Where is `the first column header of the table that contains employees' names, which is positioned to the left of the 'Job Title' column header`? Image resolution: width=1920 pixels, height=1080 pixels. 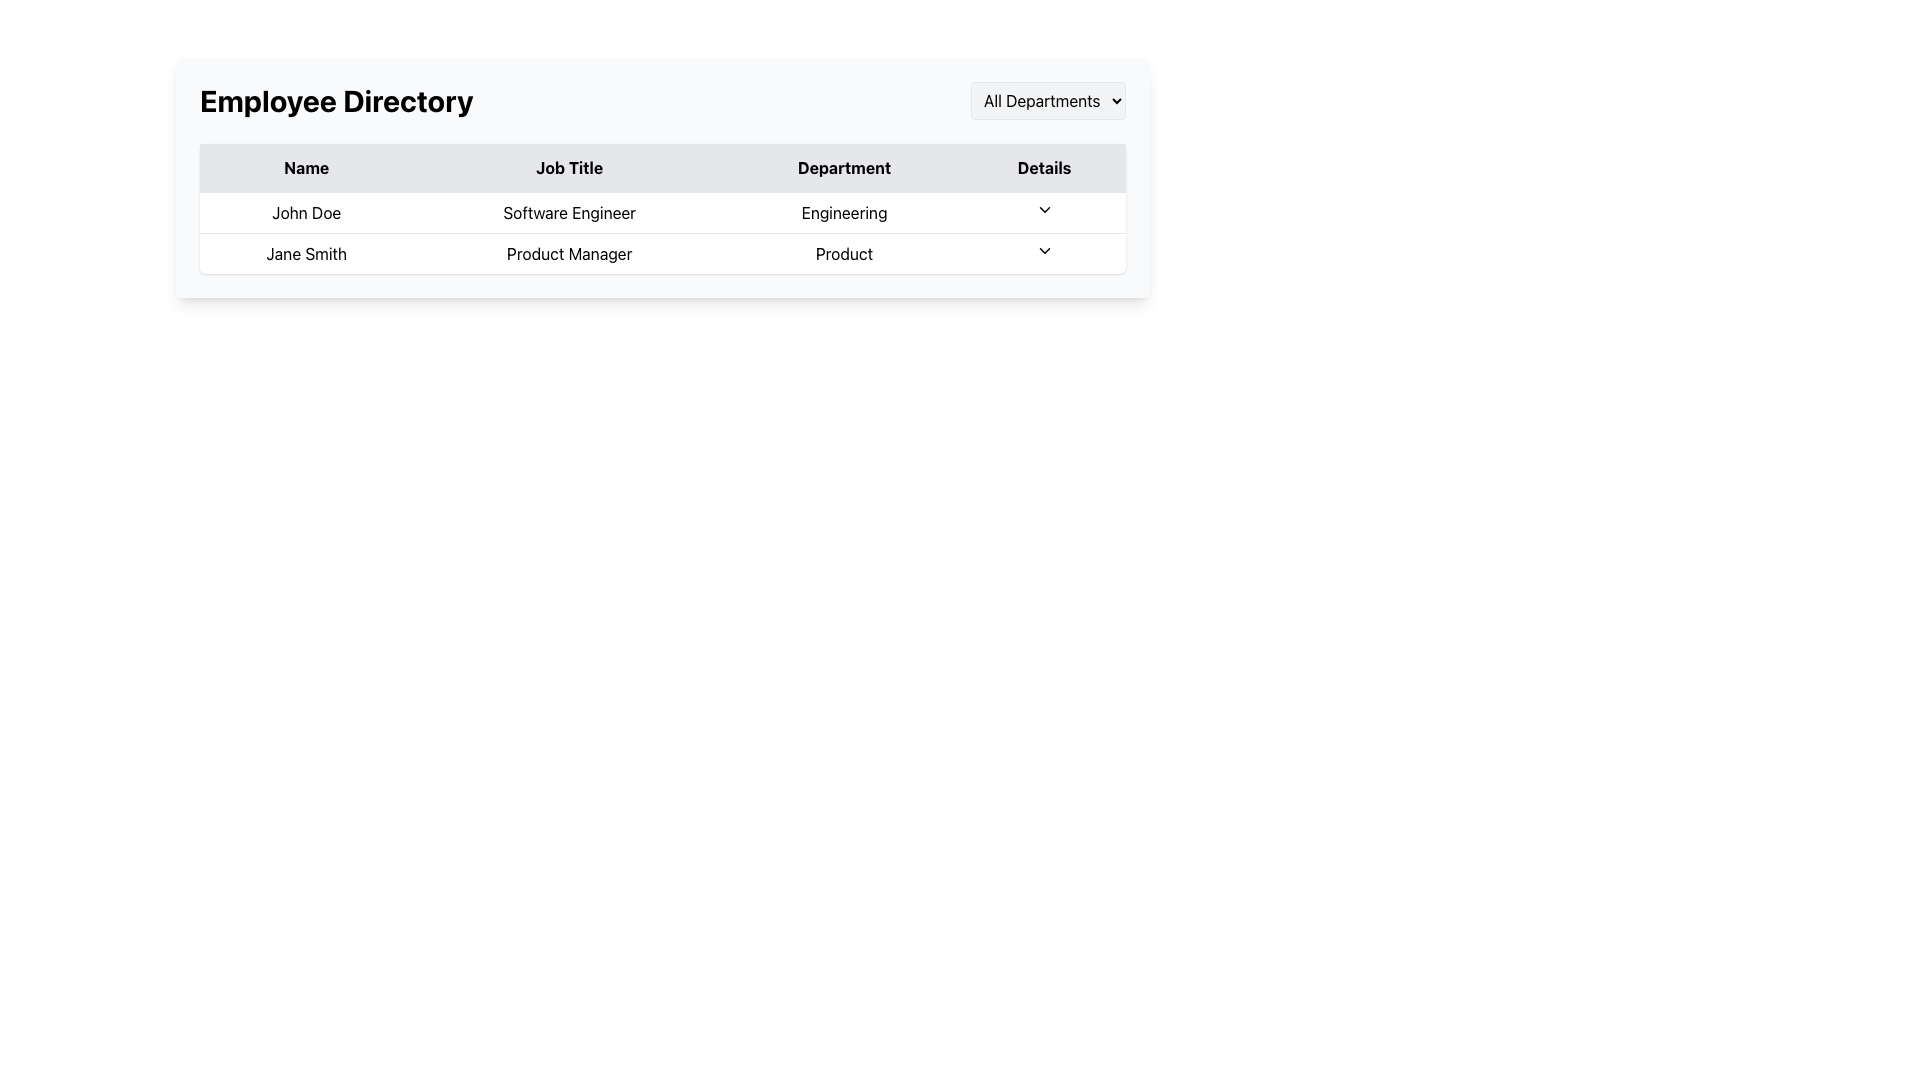
the first column header of the table that contains employees' names, which is positioned to the left of the 'Job Title' column header is located at coordinates (305, 167).